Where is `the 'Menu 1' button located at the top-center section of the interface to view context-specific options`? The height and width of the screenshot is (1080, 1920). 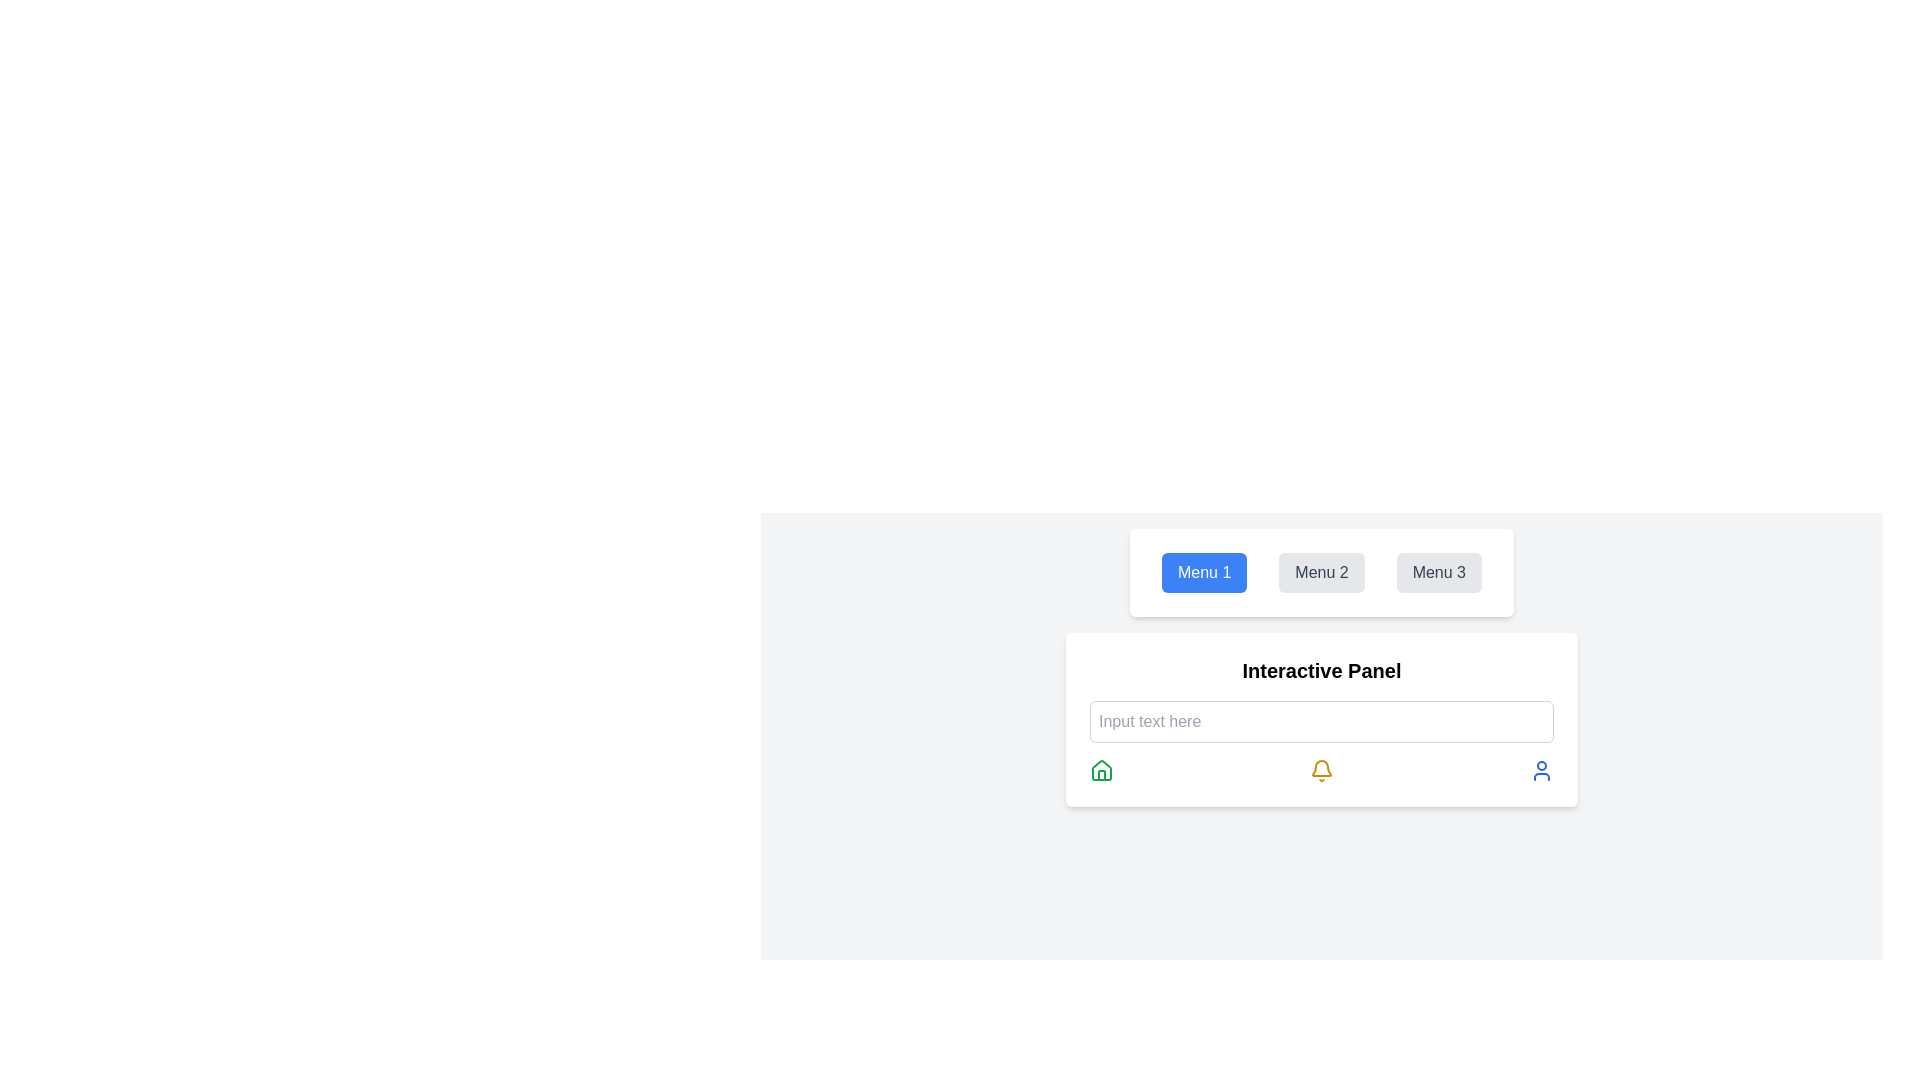 the 'Menu 1' button located at the top-center section of the interface to view context-specific options is located at coordinates (1203, 573).